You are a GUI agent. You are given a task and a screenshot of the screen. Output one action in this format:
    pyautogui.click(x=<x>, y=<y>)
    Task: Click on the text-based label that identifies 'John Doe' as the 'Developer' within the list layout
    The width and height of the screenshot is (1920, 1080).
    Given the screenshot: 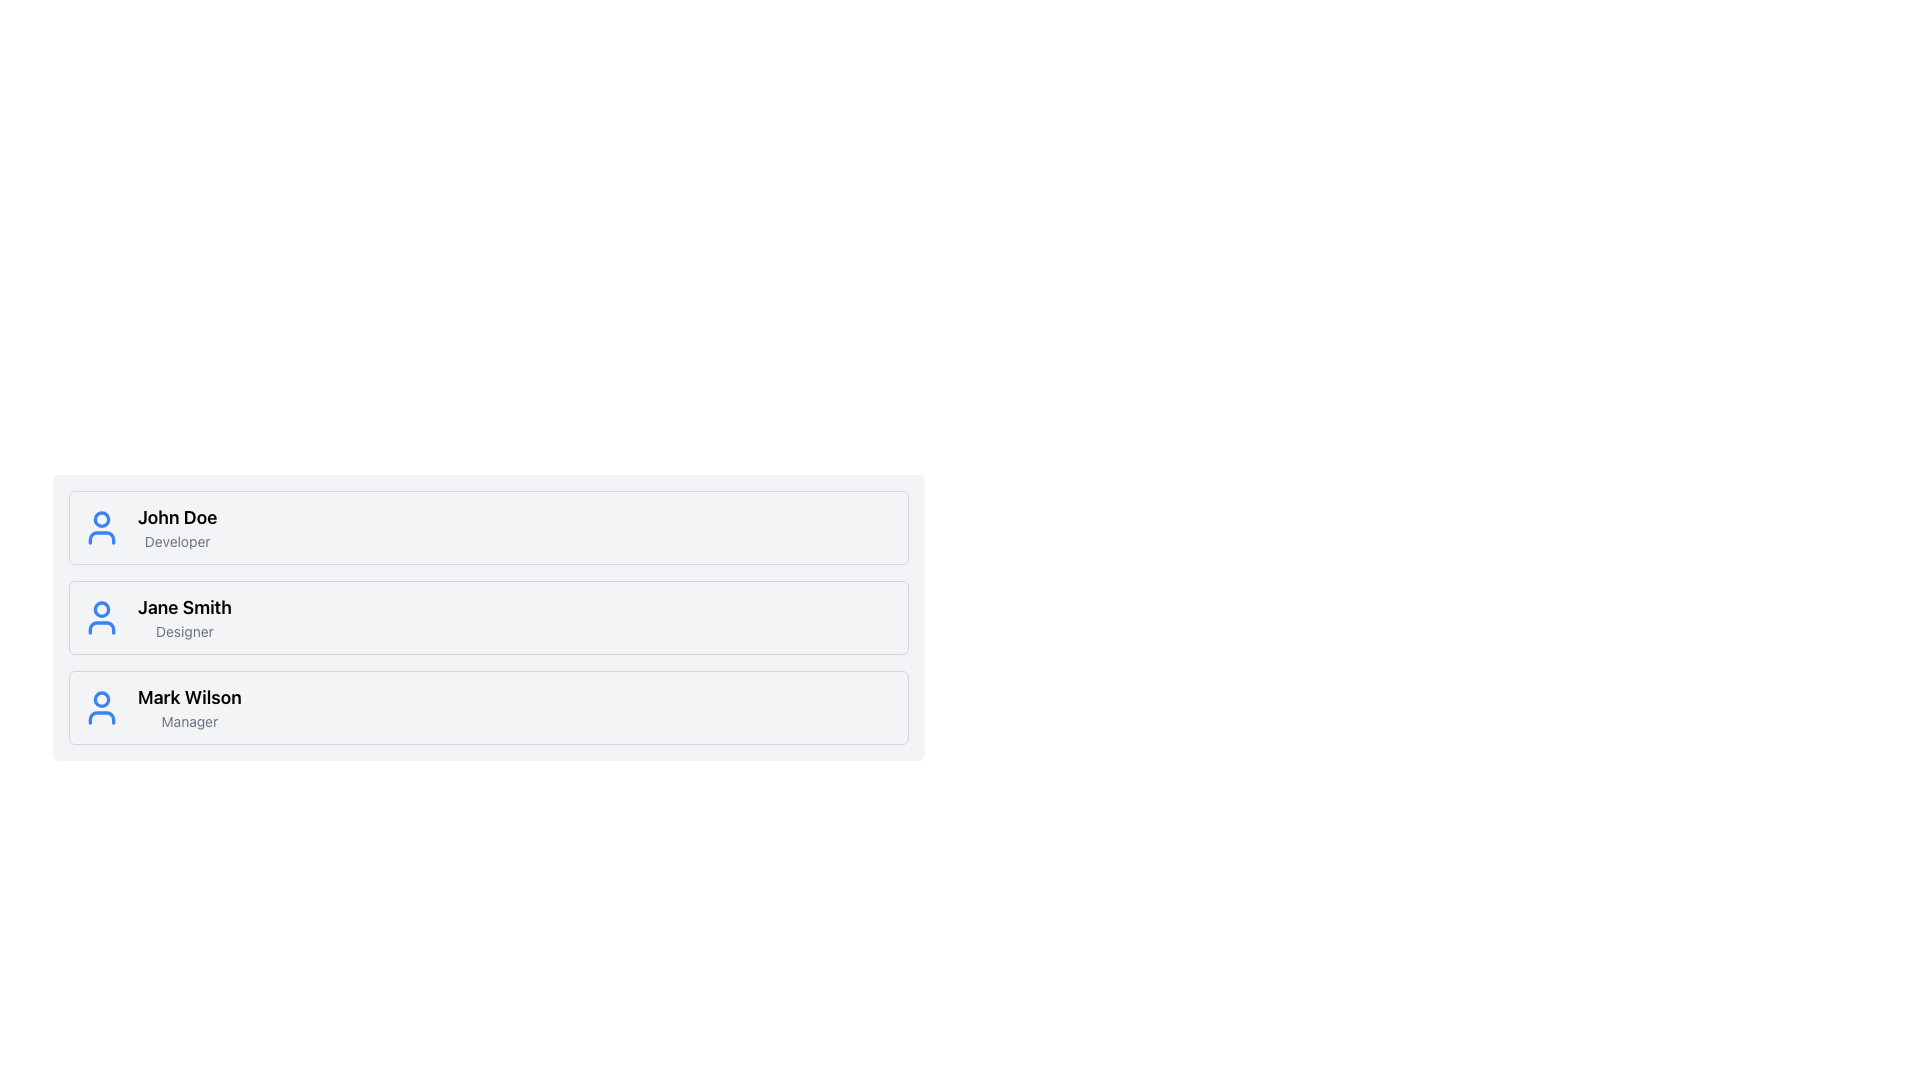 What is the action you would take?
    pyautogui.click(x=177, y=527)
    